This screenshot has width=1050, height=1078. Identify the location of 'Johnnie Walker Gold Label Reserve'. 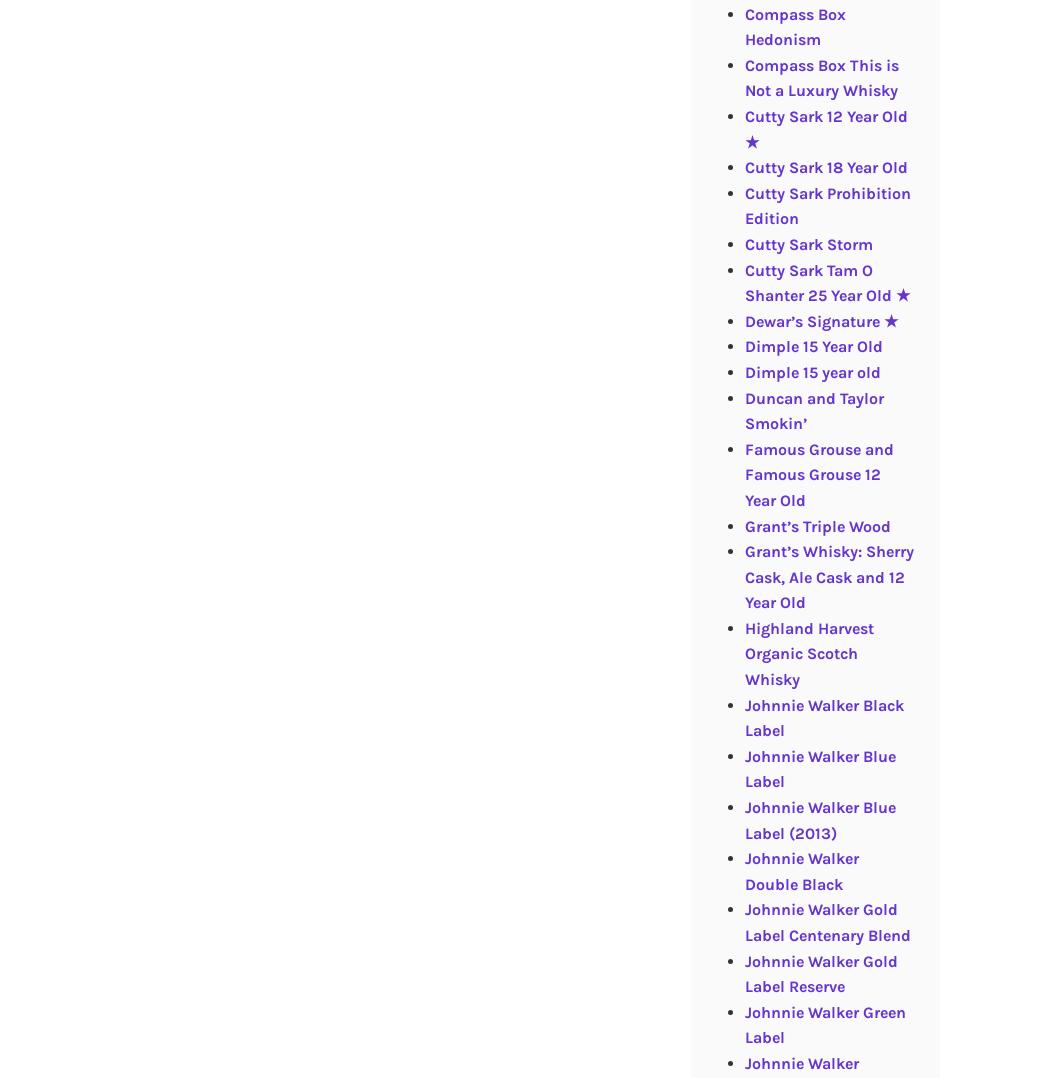
(819, 973).